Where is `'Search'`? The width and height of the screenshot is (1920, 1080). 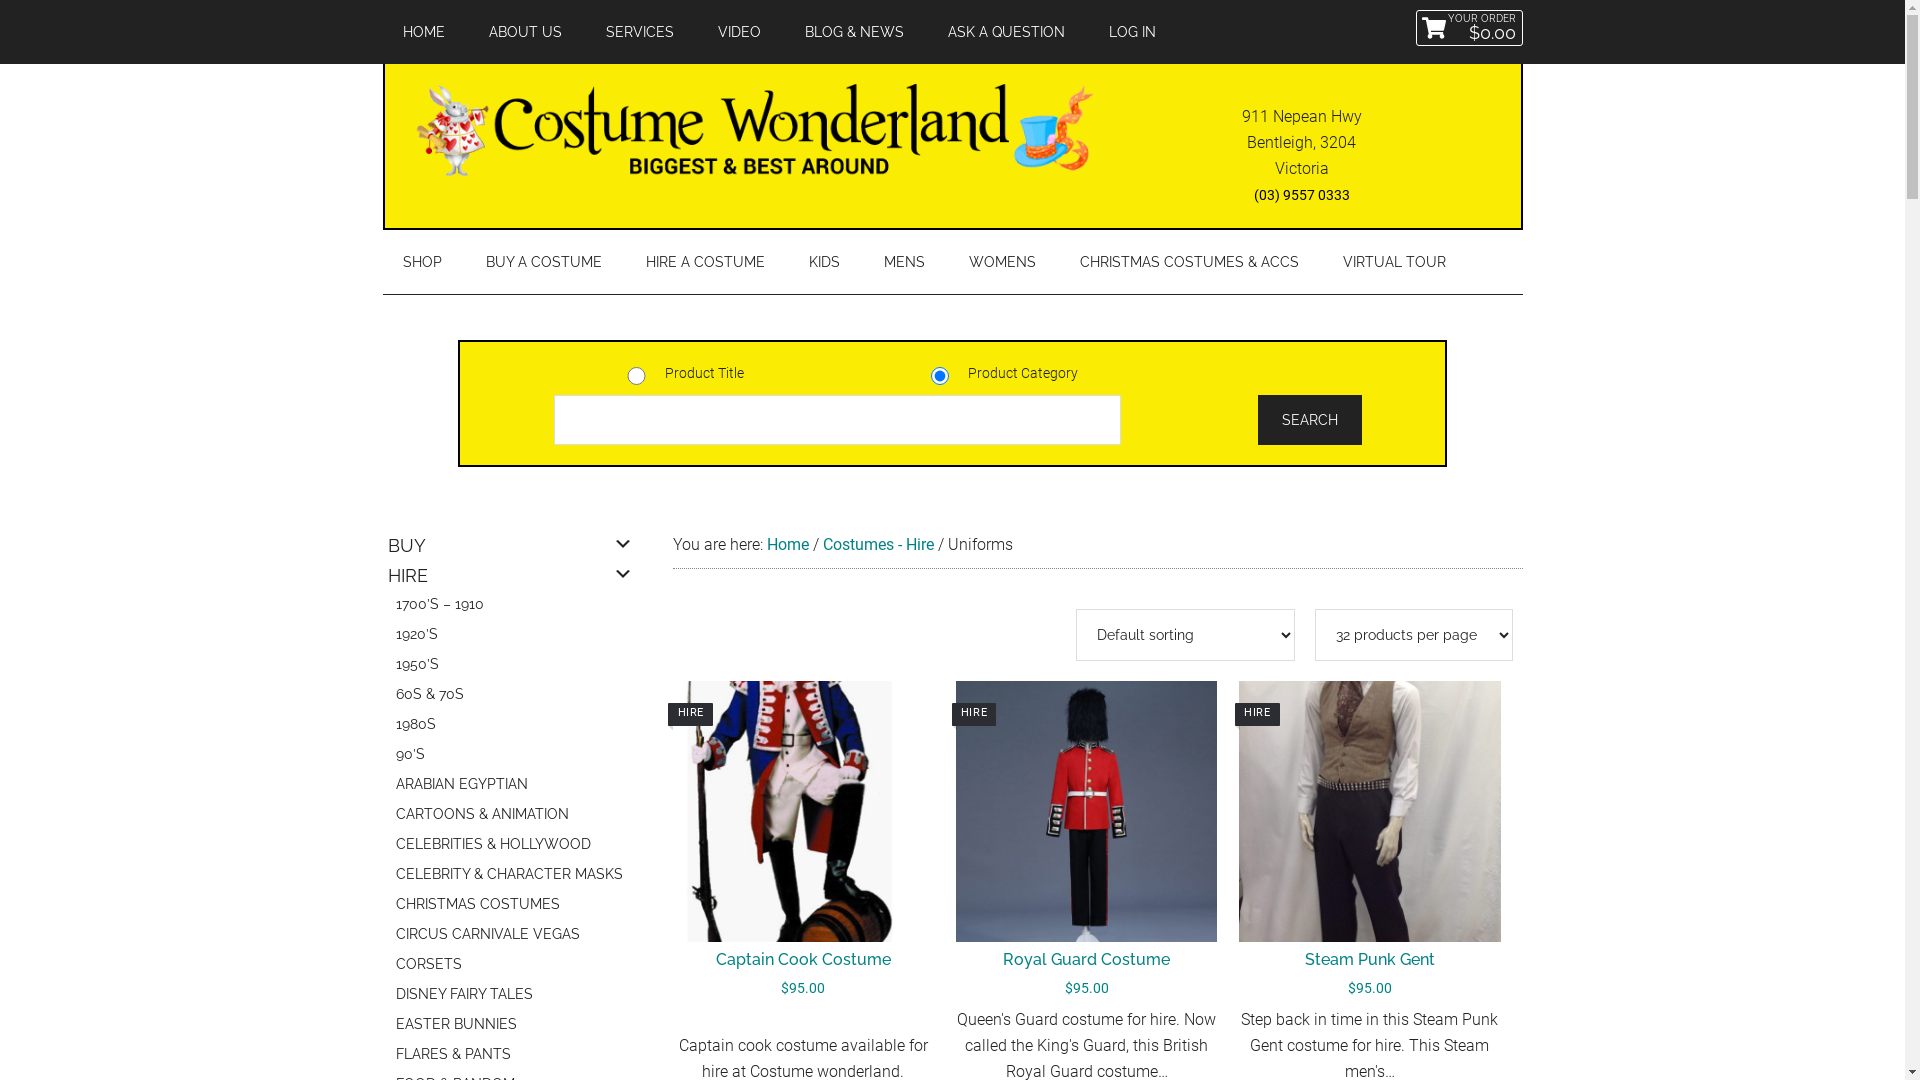
'Search' is located at coordinates (1310, 419).